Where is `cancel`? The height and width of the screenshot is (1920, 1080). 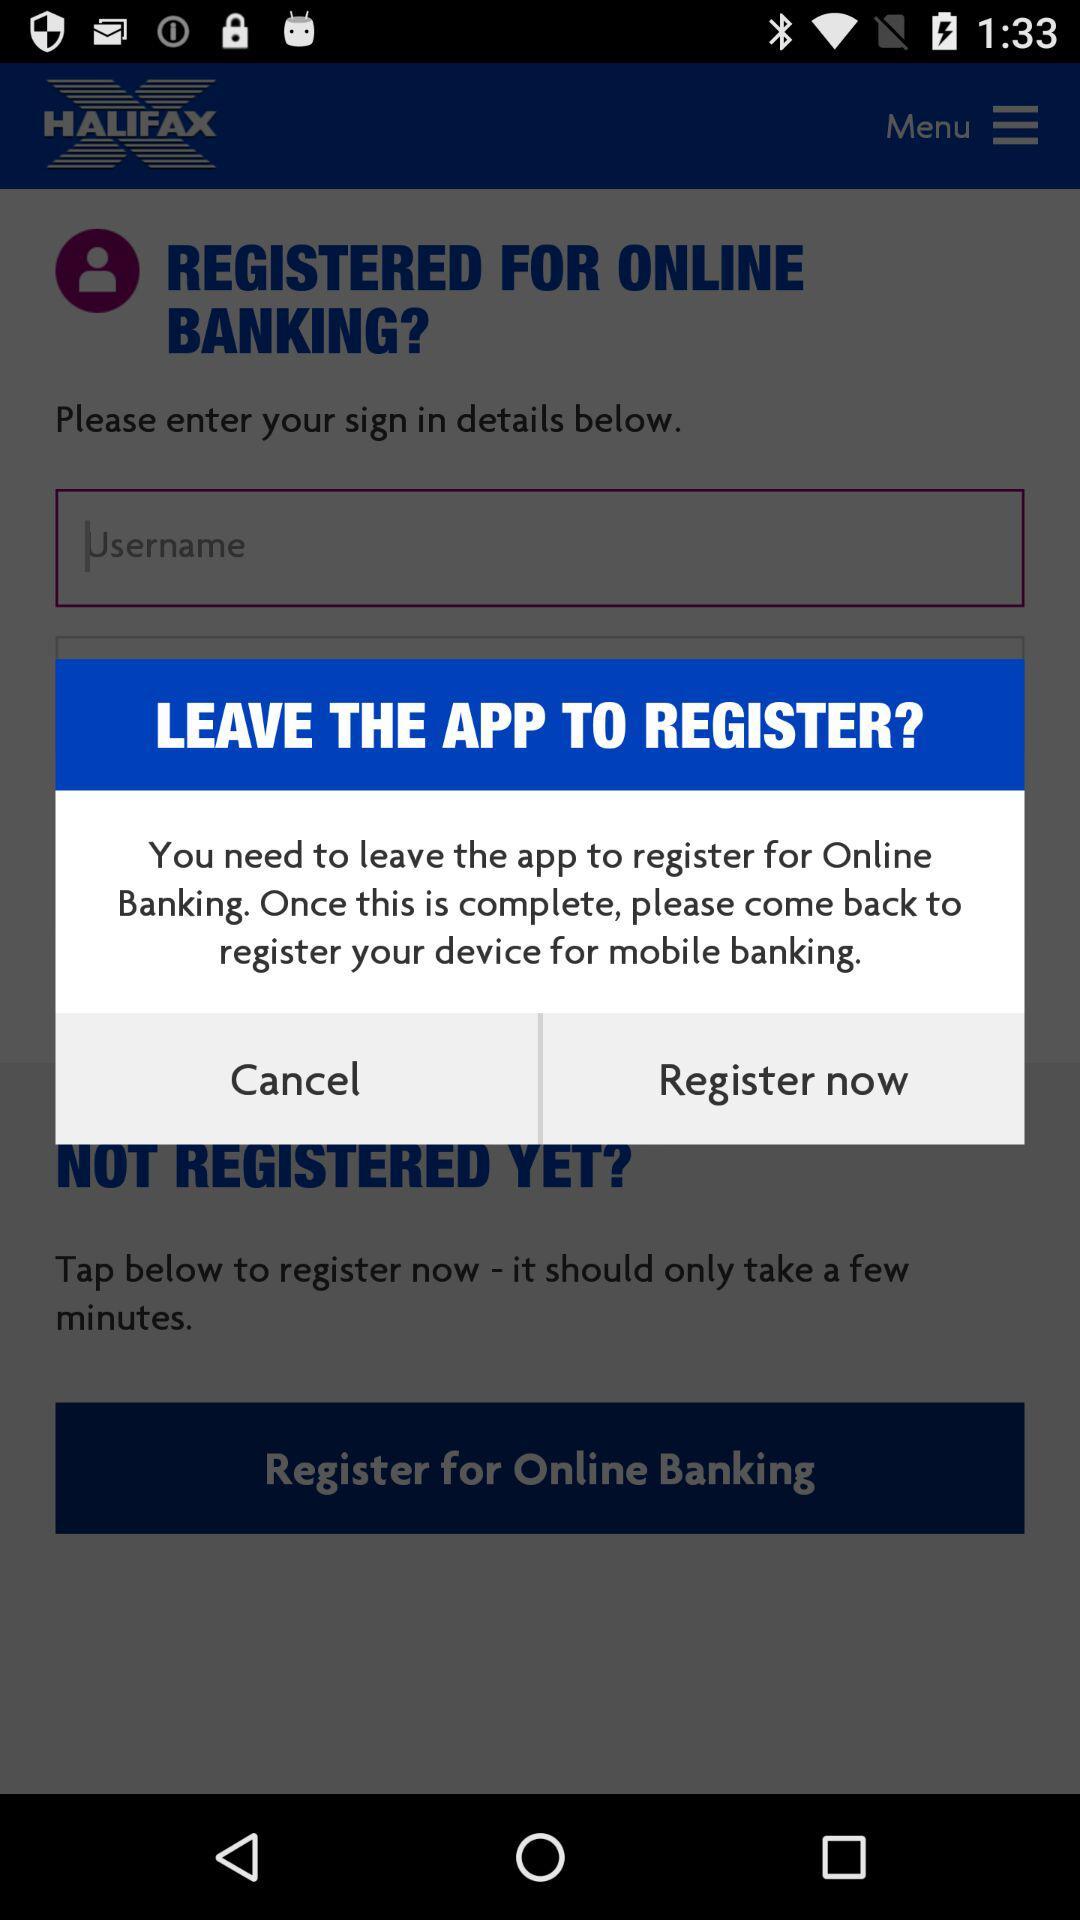
cancel is located at coordinates (296, 1077).